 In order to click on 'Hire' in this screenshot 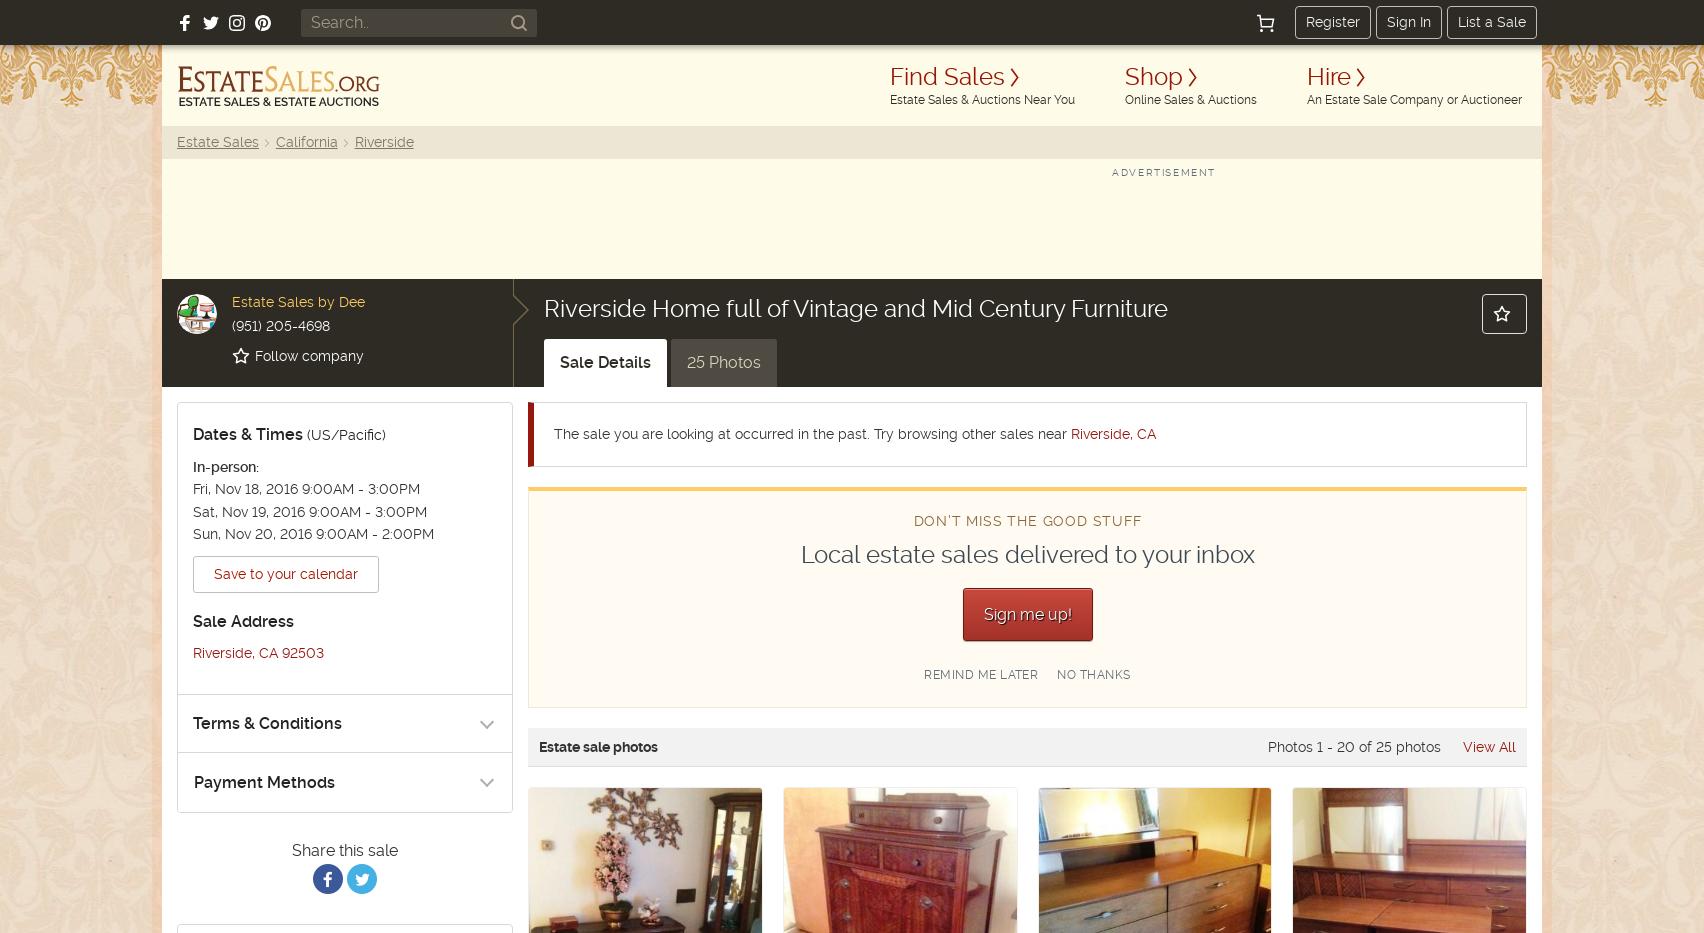, I will do `click(1328, 76)`.